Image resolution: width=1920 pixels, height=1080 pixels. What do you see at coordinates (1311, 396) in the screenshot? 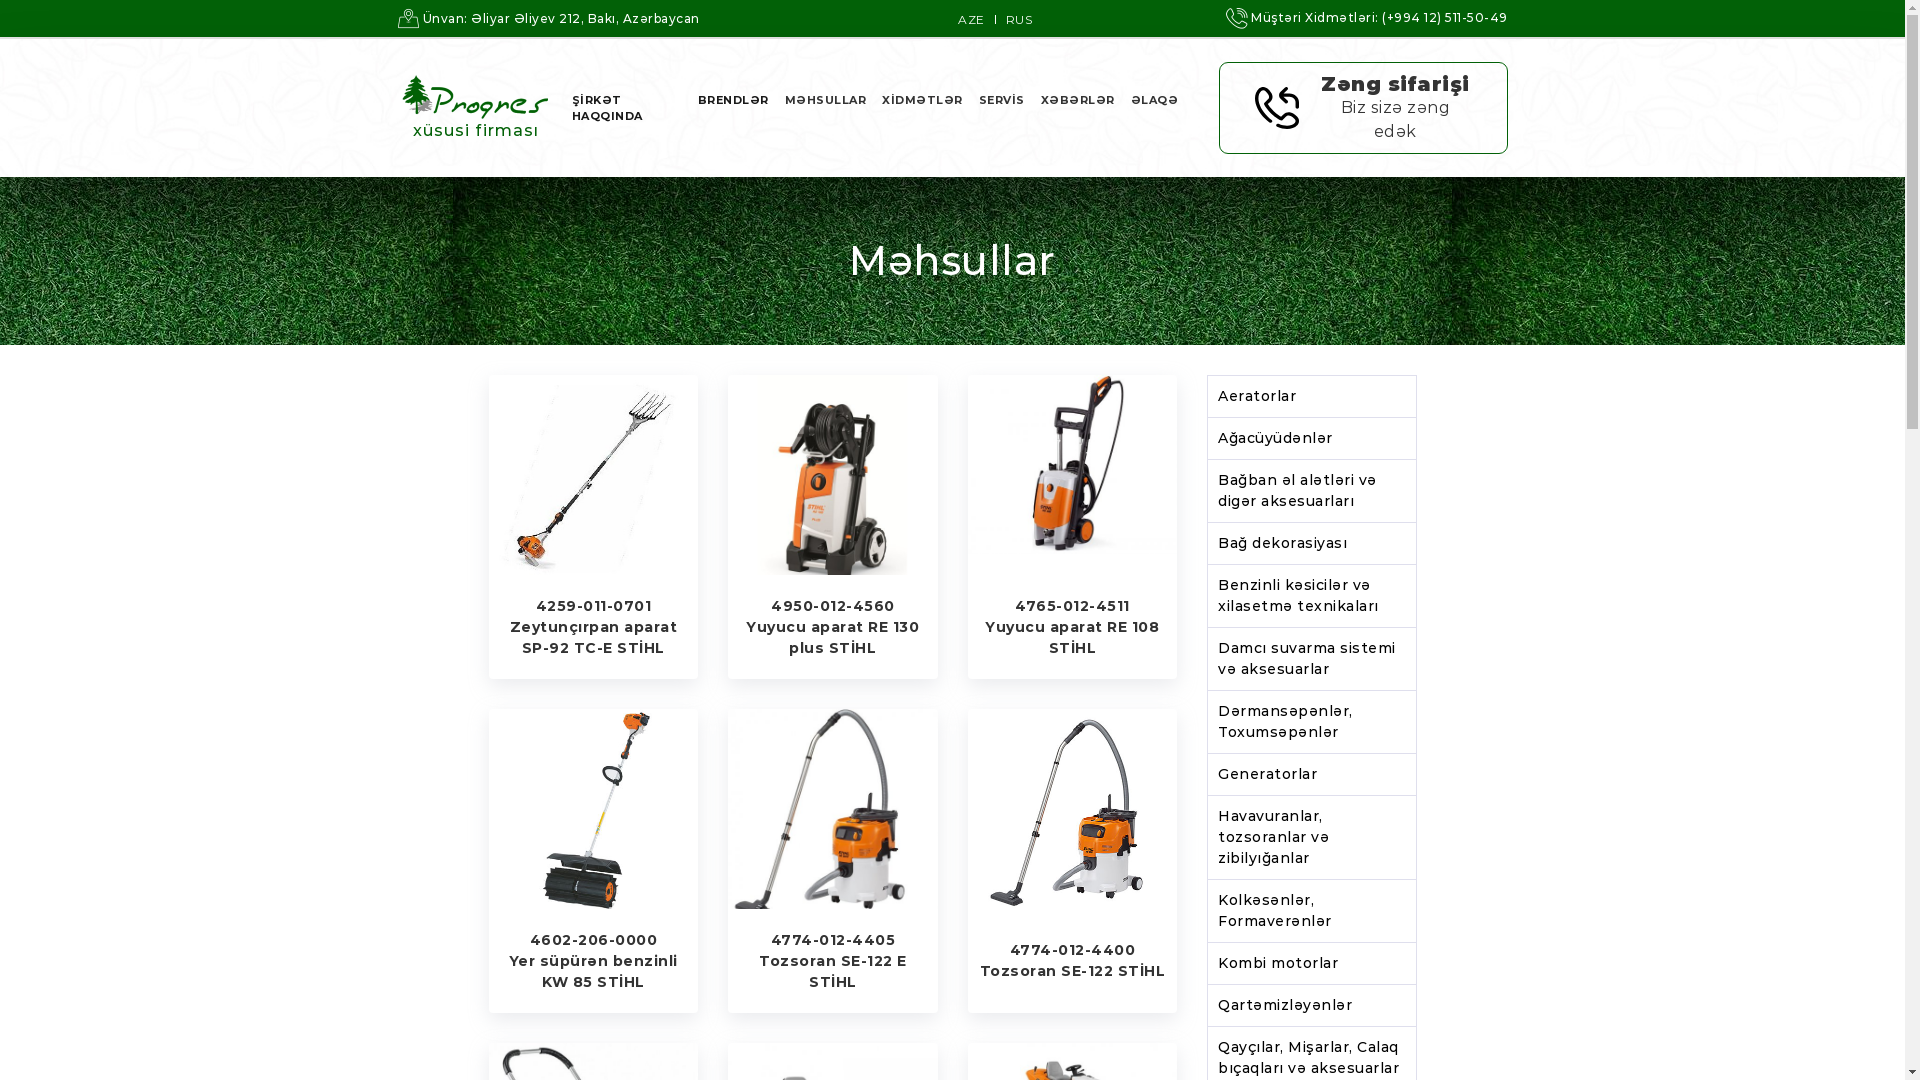
I see `'Aeratorlar'` at bounding box center [1311, 396].